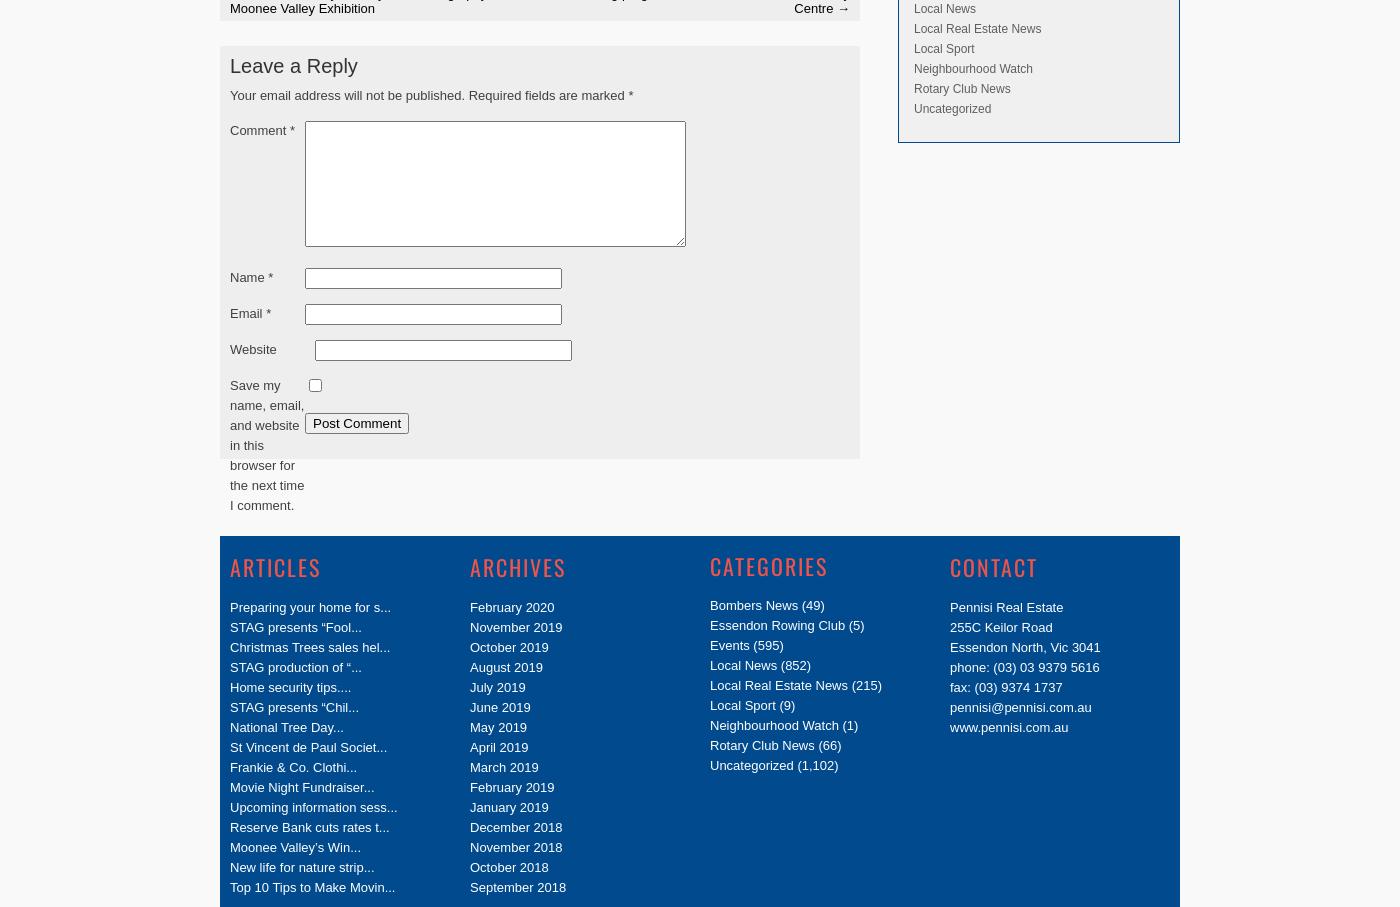 The image size is (1400, 907). What do you see at coordinates (952, 107) in the screenshot?
I see `'Uncategorized'` at bounding box center [952, 107].